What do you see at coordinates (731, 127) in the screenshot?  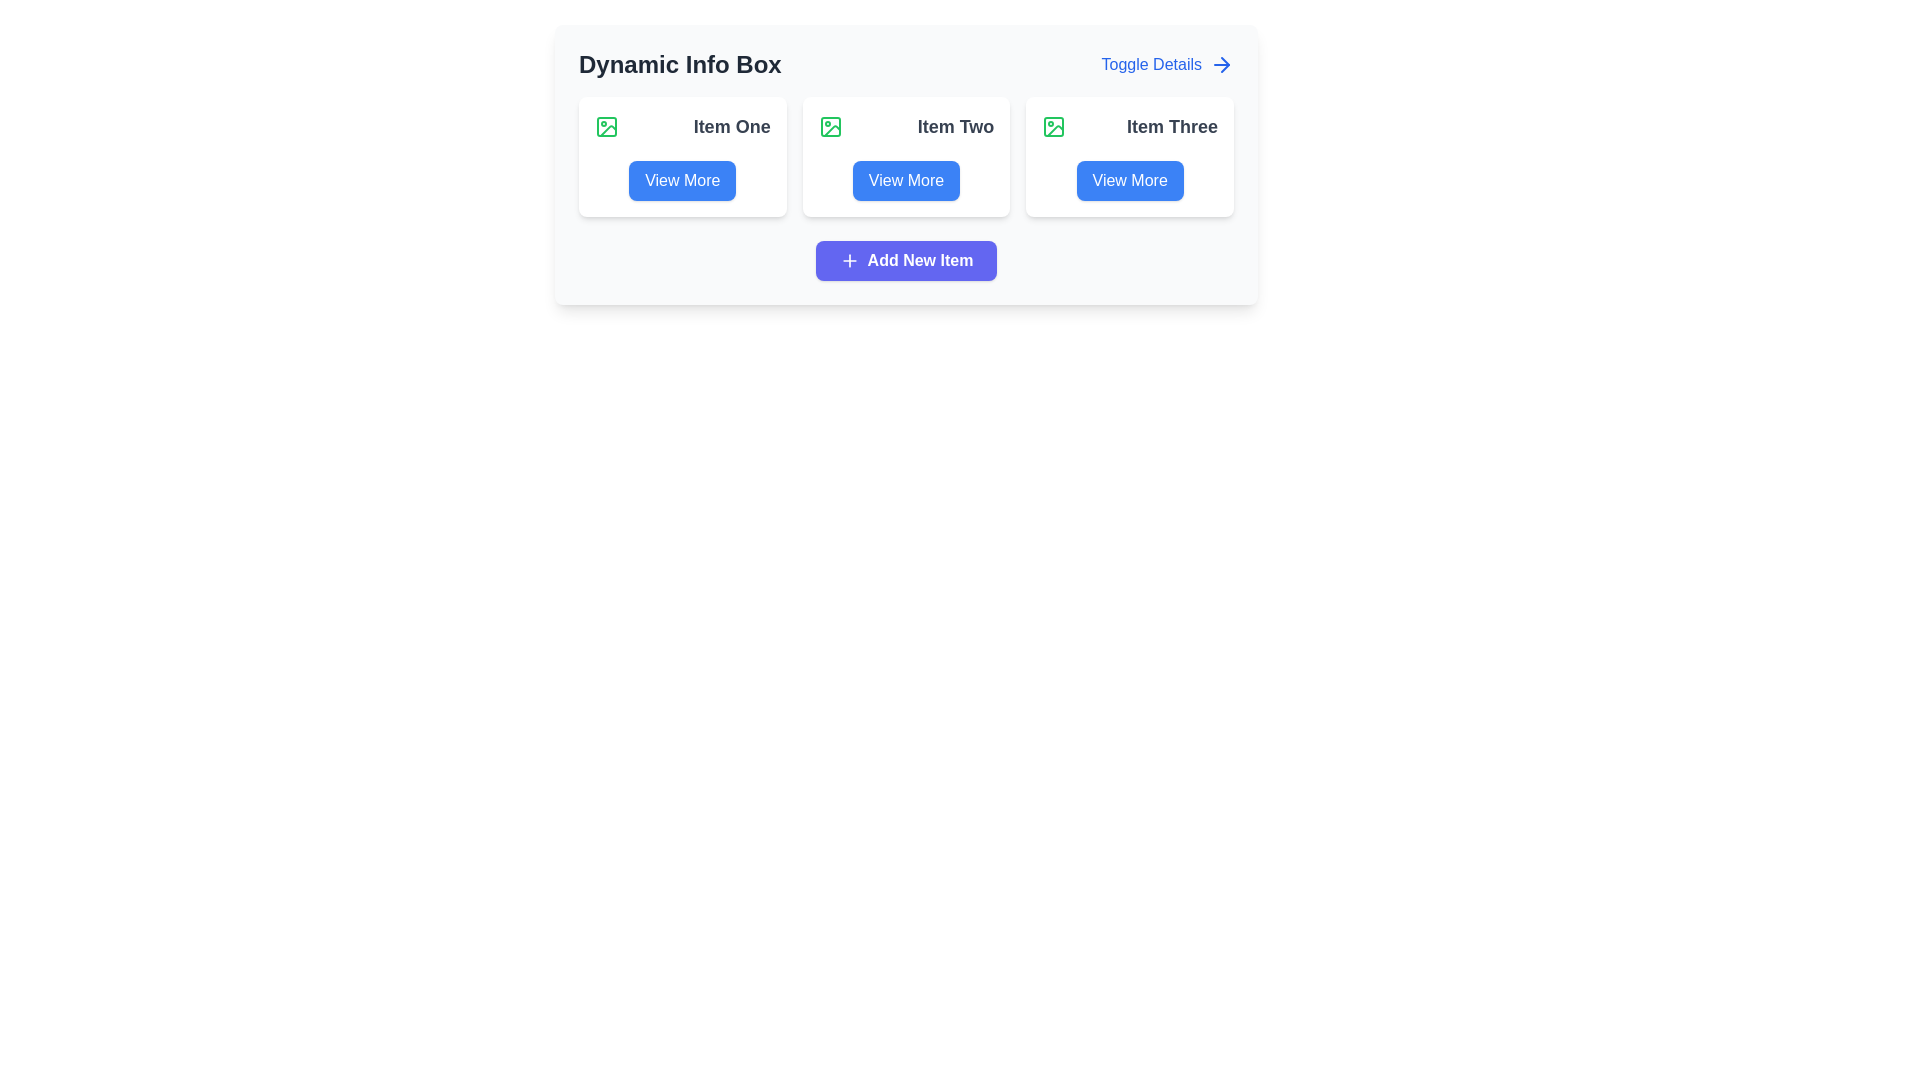 I see `the text label displaying 'Item One' to highlight the text, which is styled with a large, bold font and gray color` at bounding box center [731, 127].